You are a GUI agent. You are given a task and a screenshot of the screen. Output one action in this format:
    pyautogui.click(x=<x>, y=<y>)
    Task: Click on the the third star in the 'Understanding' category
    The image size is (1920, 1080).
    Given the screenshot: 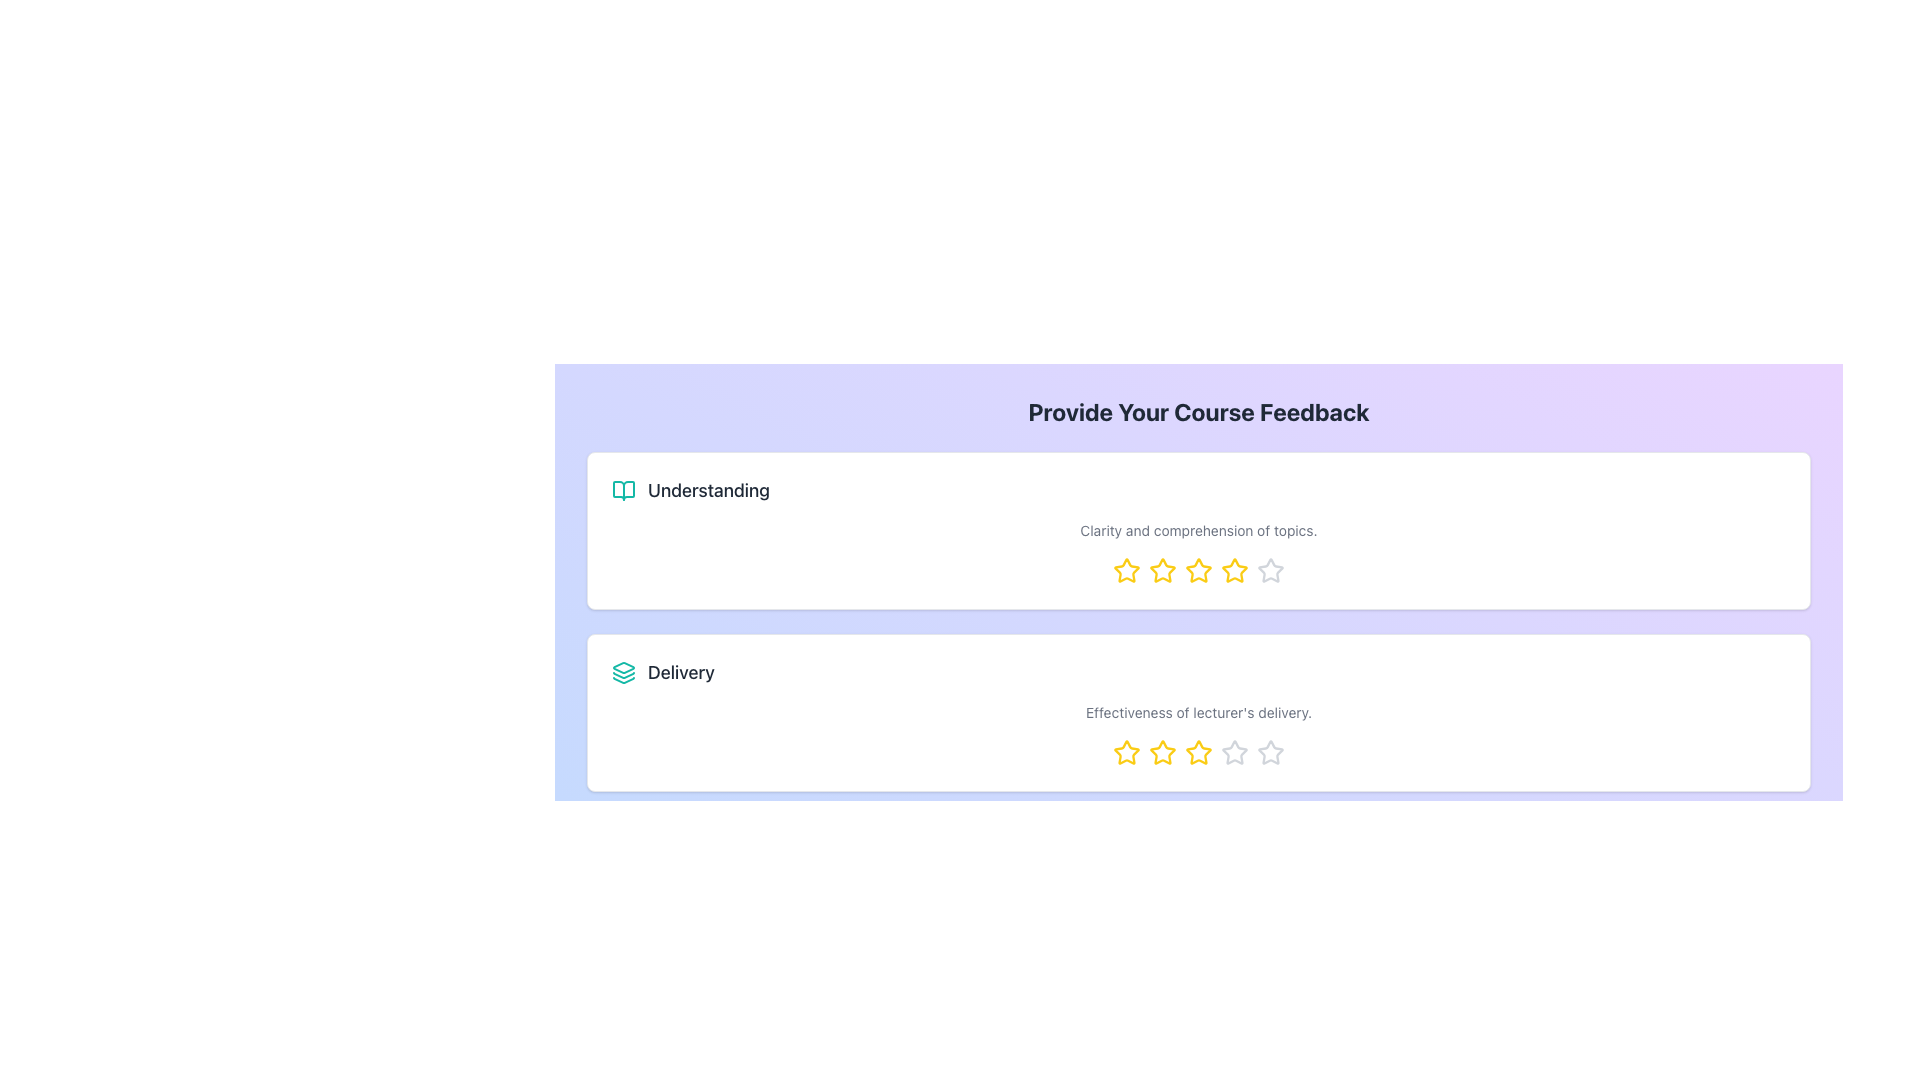 What is the action you would take?
    pyautogui.click(x=1162, y=570)
    